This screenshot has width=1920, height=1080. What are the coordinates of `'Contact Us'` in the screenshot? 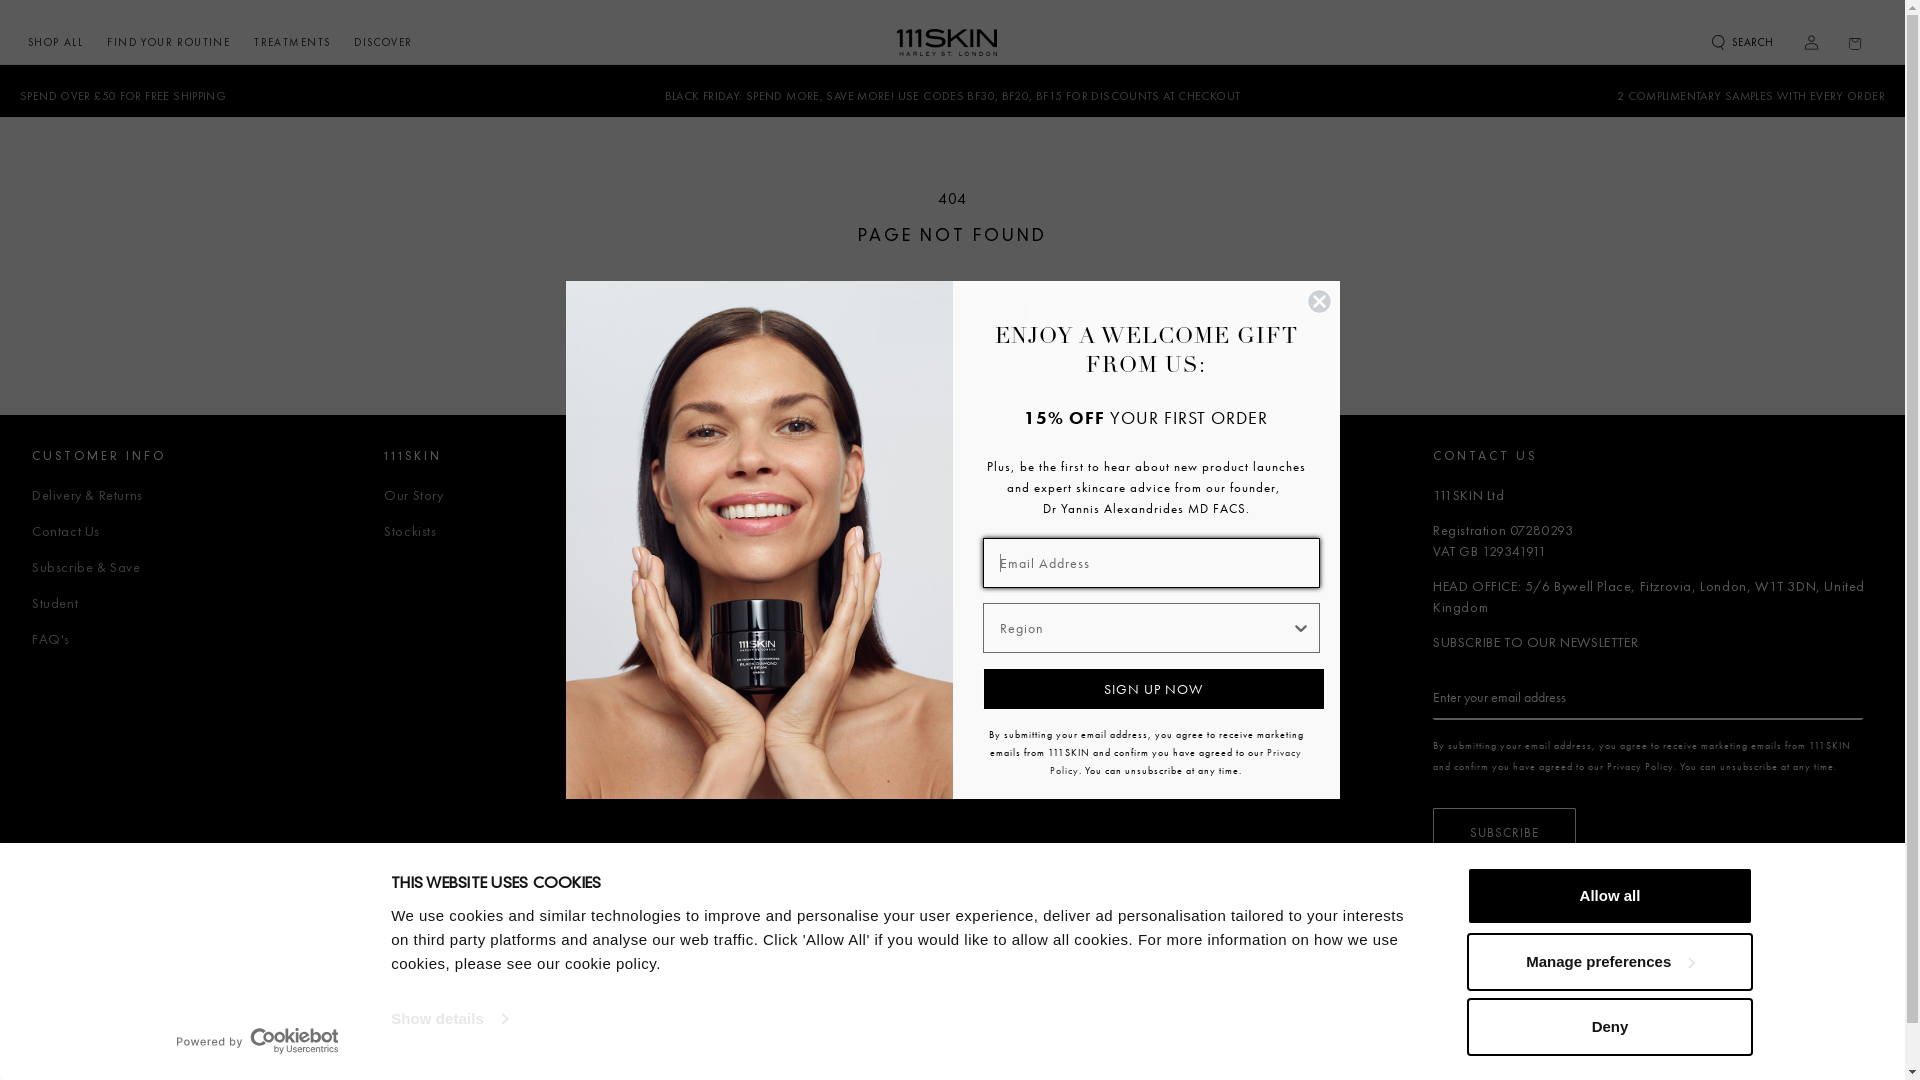 It's located at (66, 523).